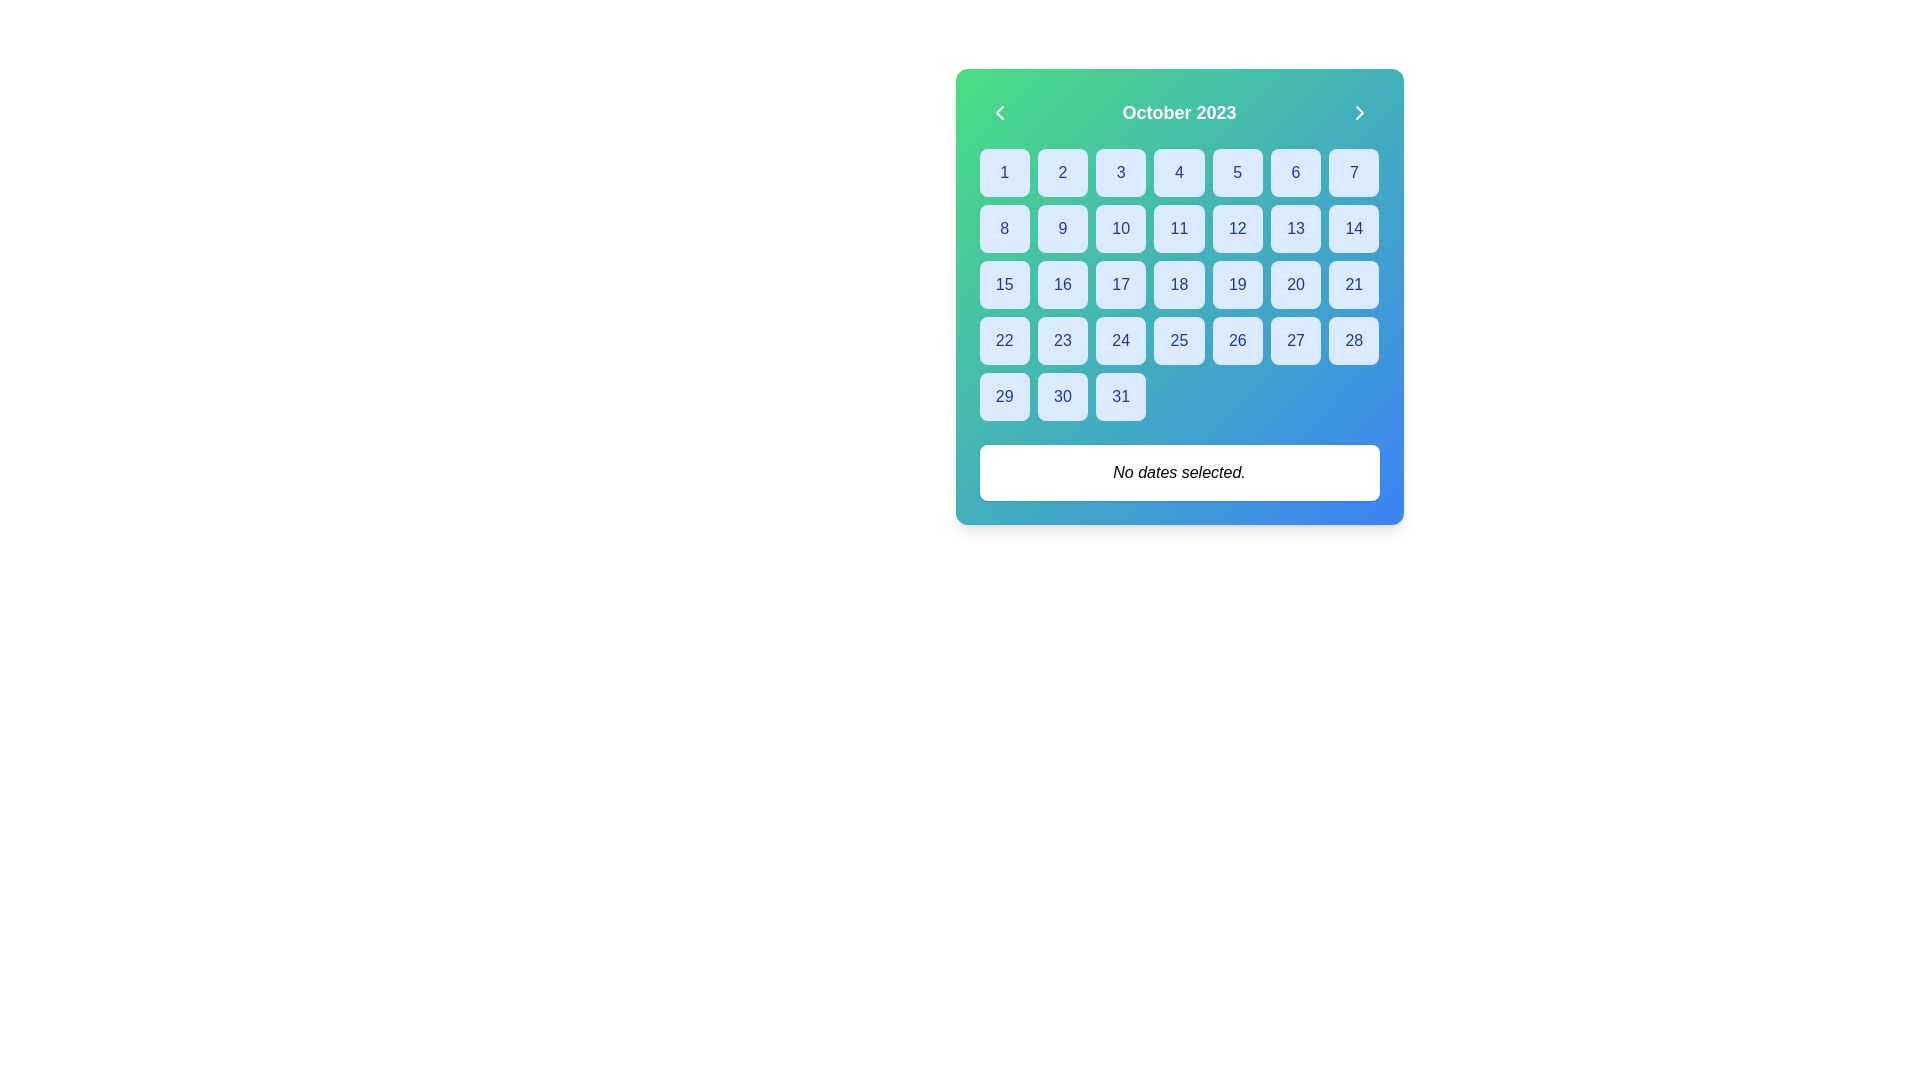 This screenshot has width=1920, height=1080. What do you see at coordinates (1004, 397) in the screenshot?
I see `the button representing the selectable date '29' in the calendar's last row and first column` at bounding box center [1004, 397].